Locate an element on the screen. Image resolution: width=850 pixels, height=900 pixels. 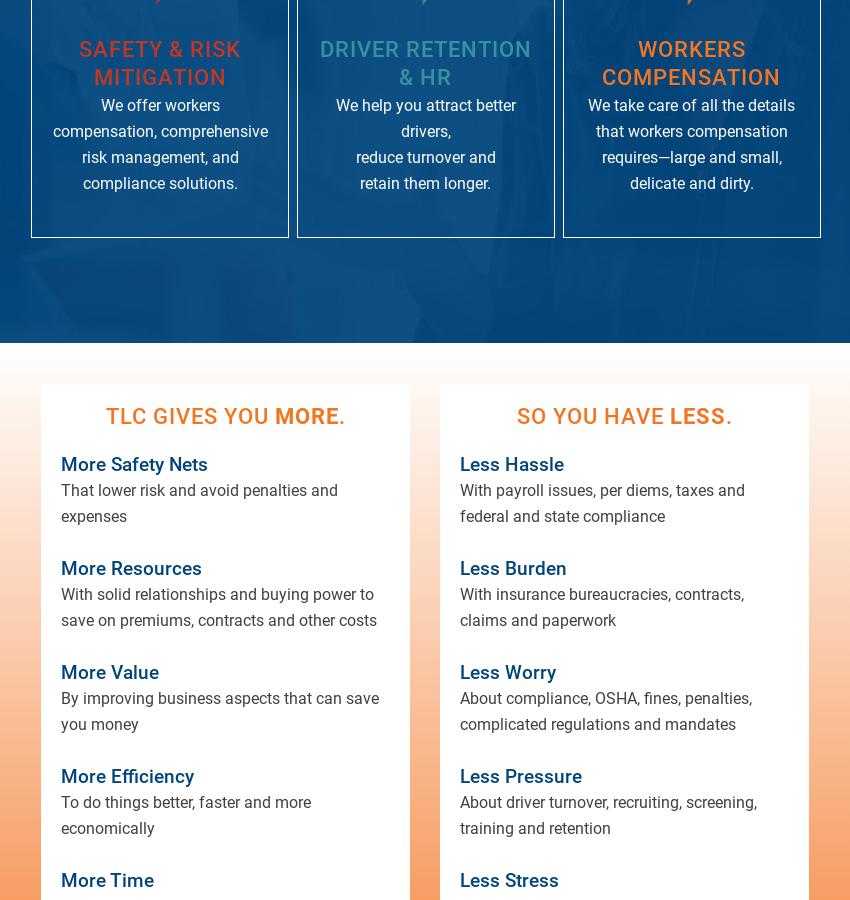
'More Resources' is located at coordinates (131, 567).